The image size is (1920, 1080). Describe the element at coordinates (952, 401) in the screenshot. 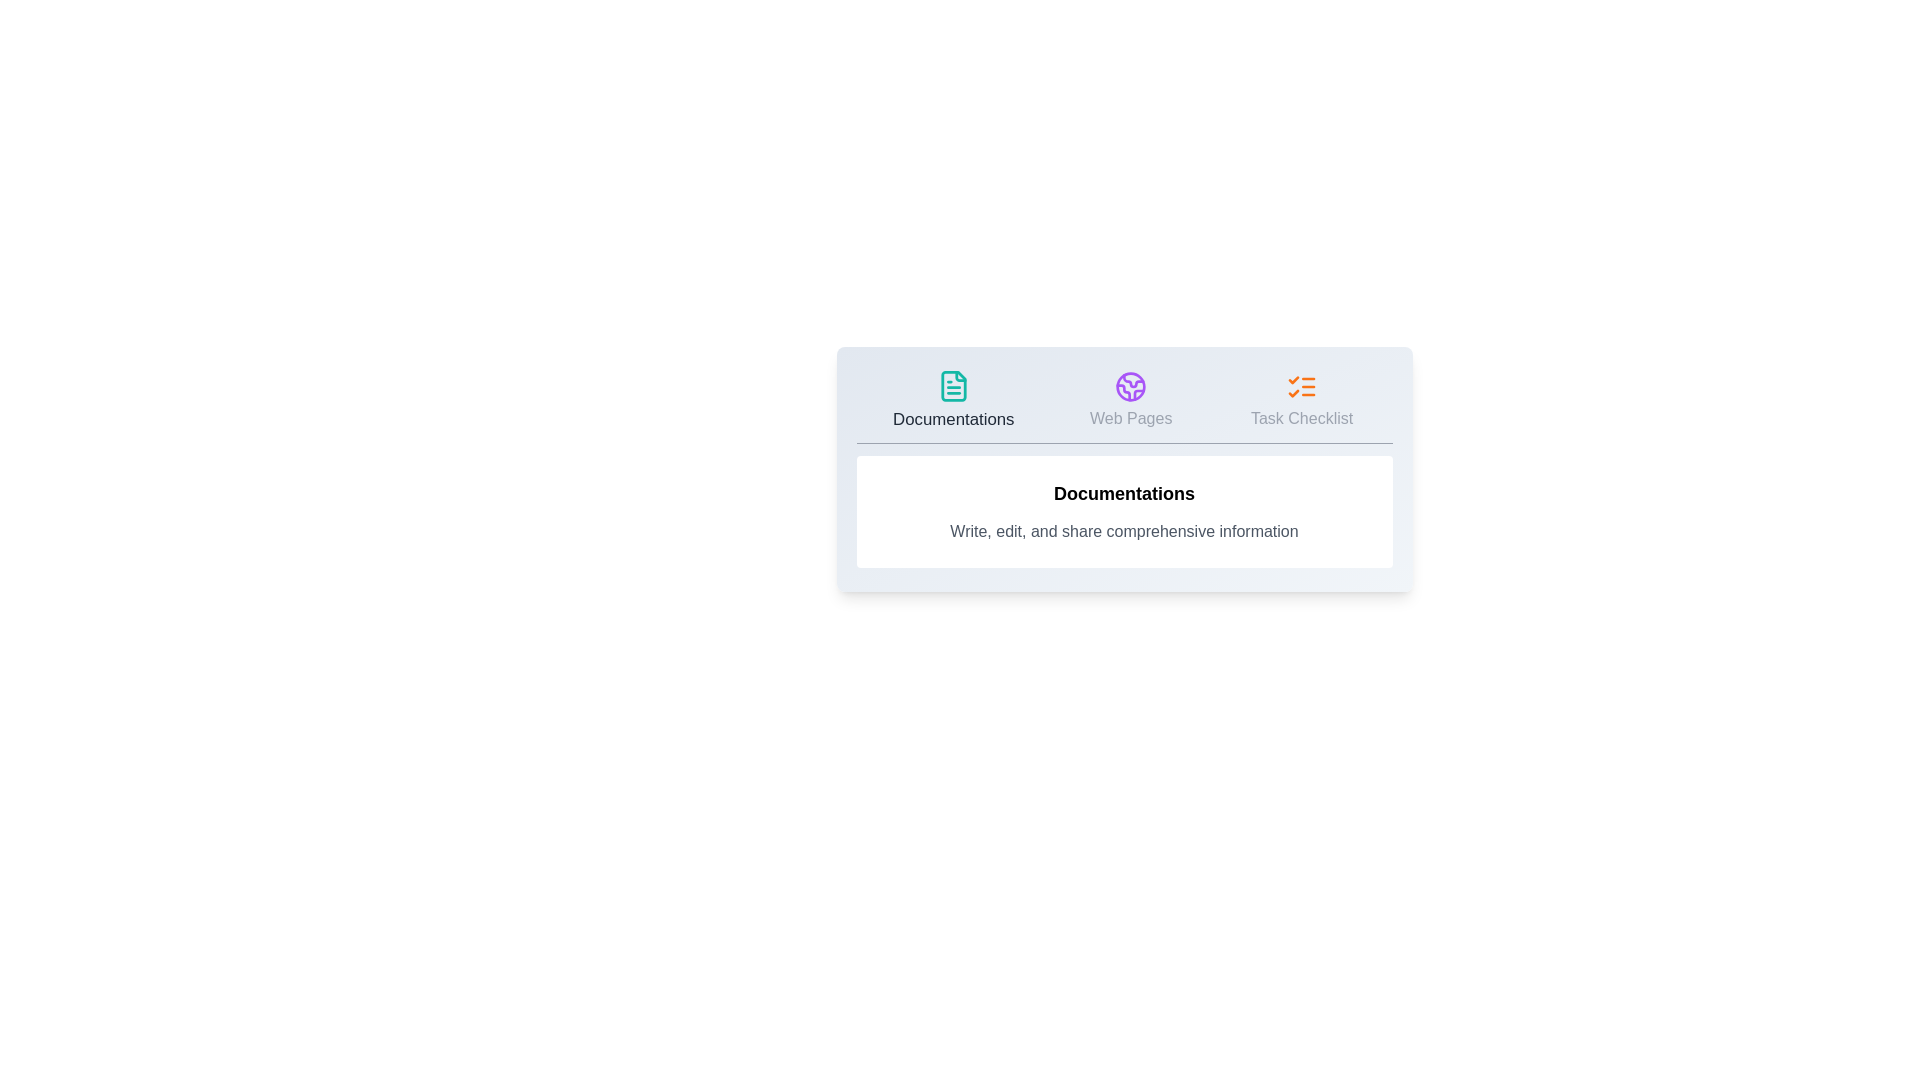

I see `the tab labeled Documentations` at that location.